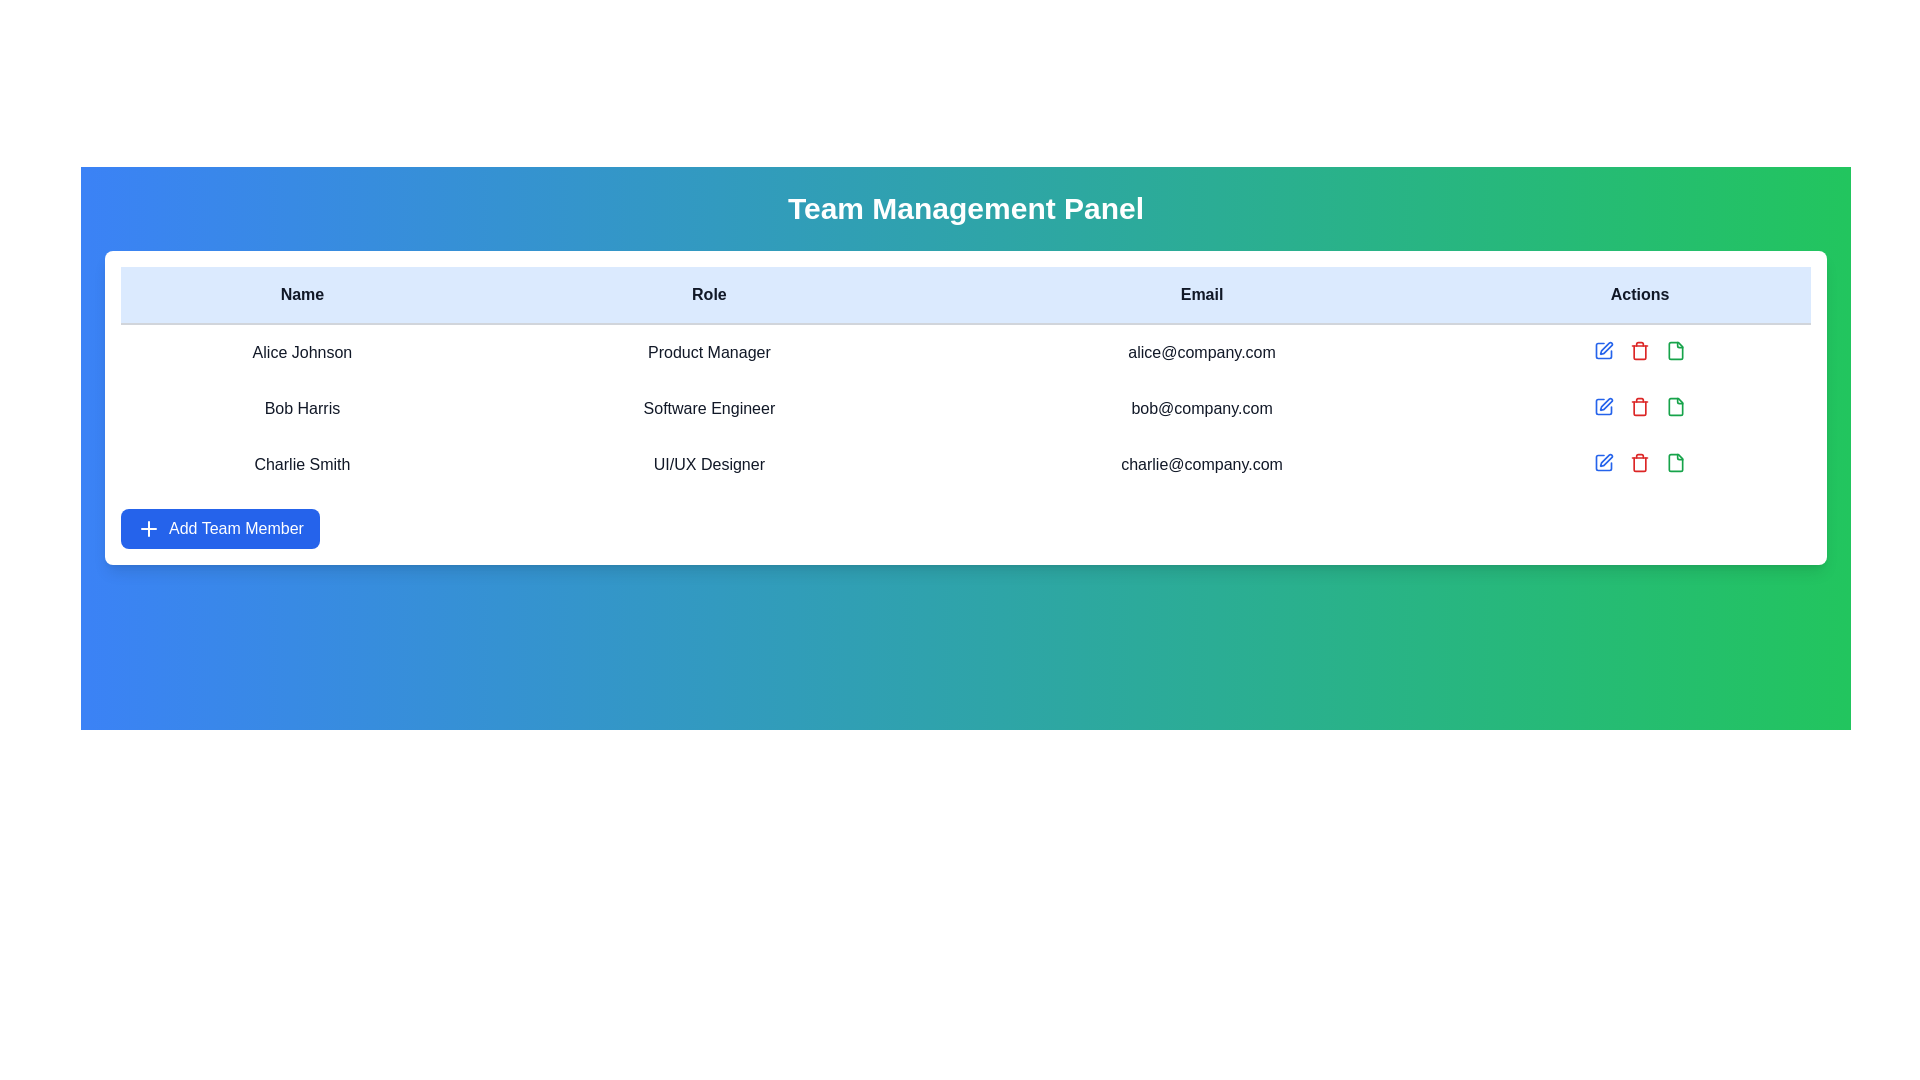 The width and height of the screenshot is (1920, 1080). What do you see at coordinates (301, 295) in the screenshot?
I see `the text label displaying 'Name', which is styled in bold and centrally aligned within a light blue background, located at the top-left of the data table header row` at bounding box center [301, 295].